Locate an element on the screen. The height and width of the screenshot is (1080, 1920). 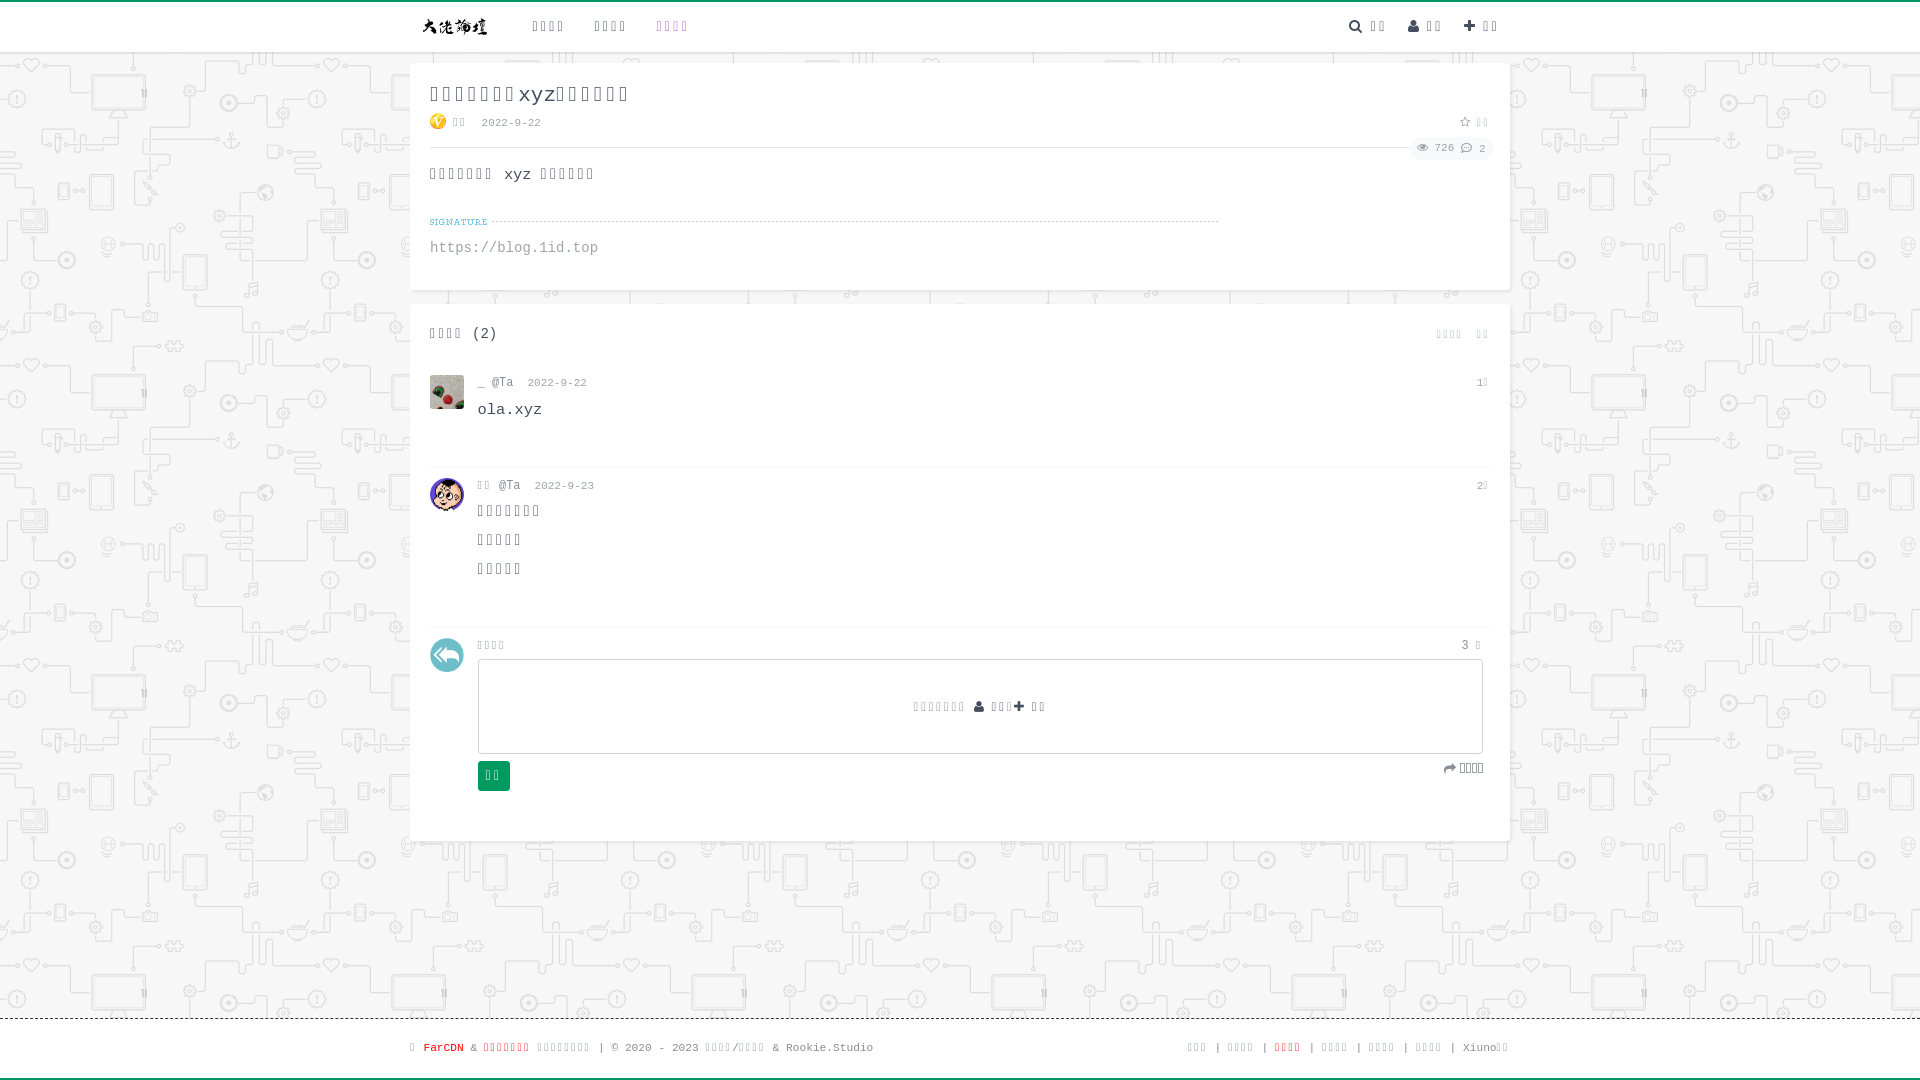
'2' is located at coordinates (1469, 147).